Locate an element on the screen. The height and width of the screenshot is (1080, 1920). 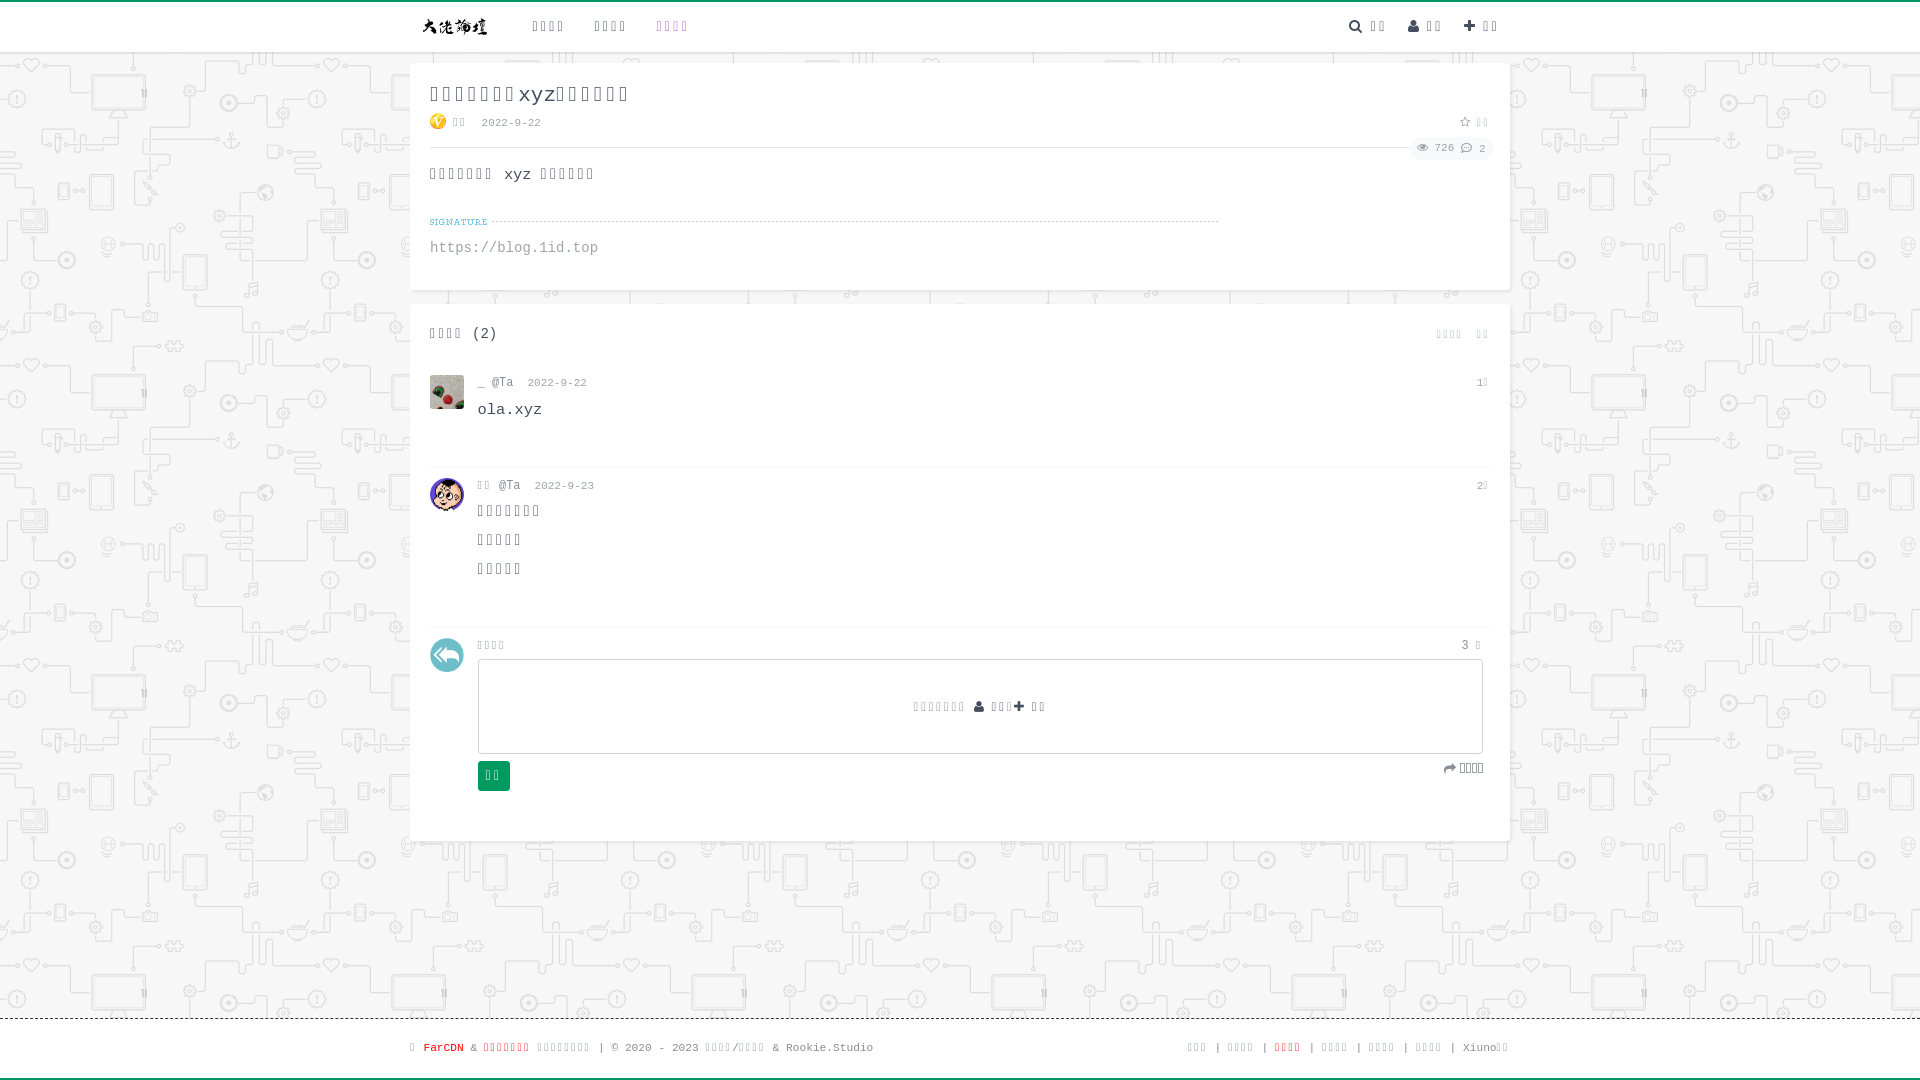
'2' is located at coordinates (1469, 147).